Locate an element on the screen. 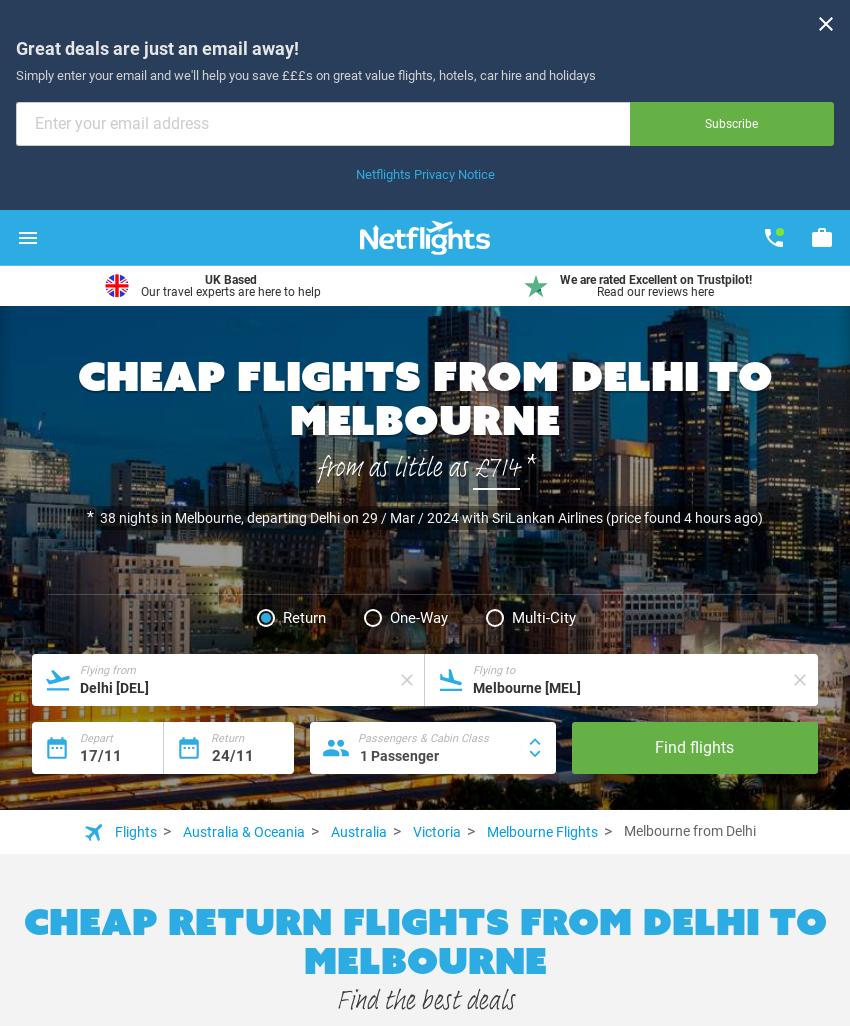 This screenshot has width=850, height=1026. 'Netflights Privacy Notice' is located at coordinates (424, 172).